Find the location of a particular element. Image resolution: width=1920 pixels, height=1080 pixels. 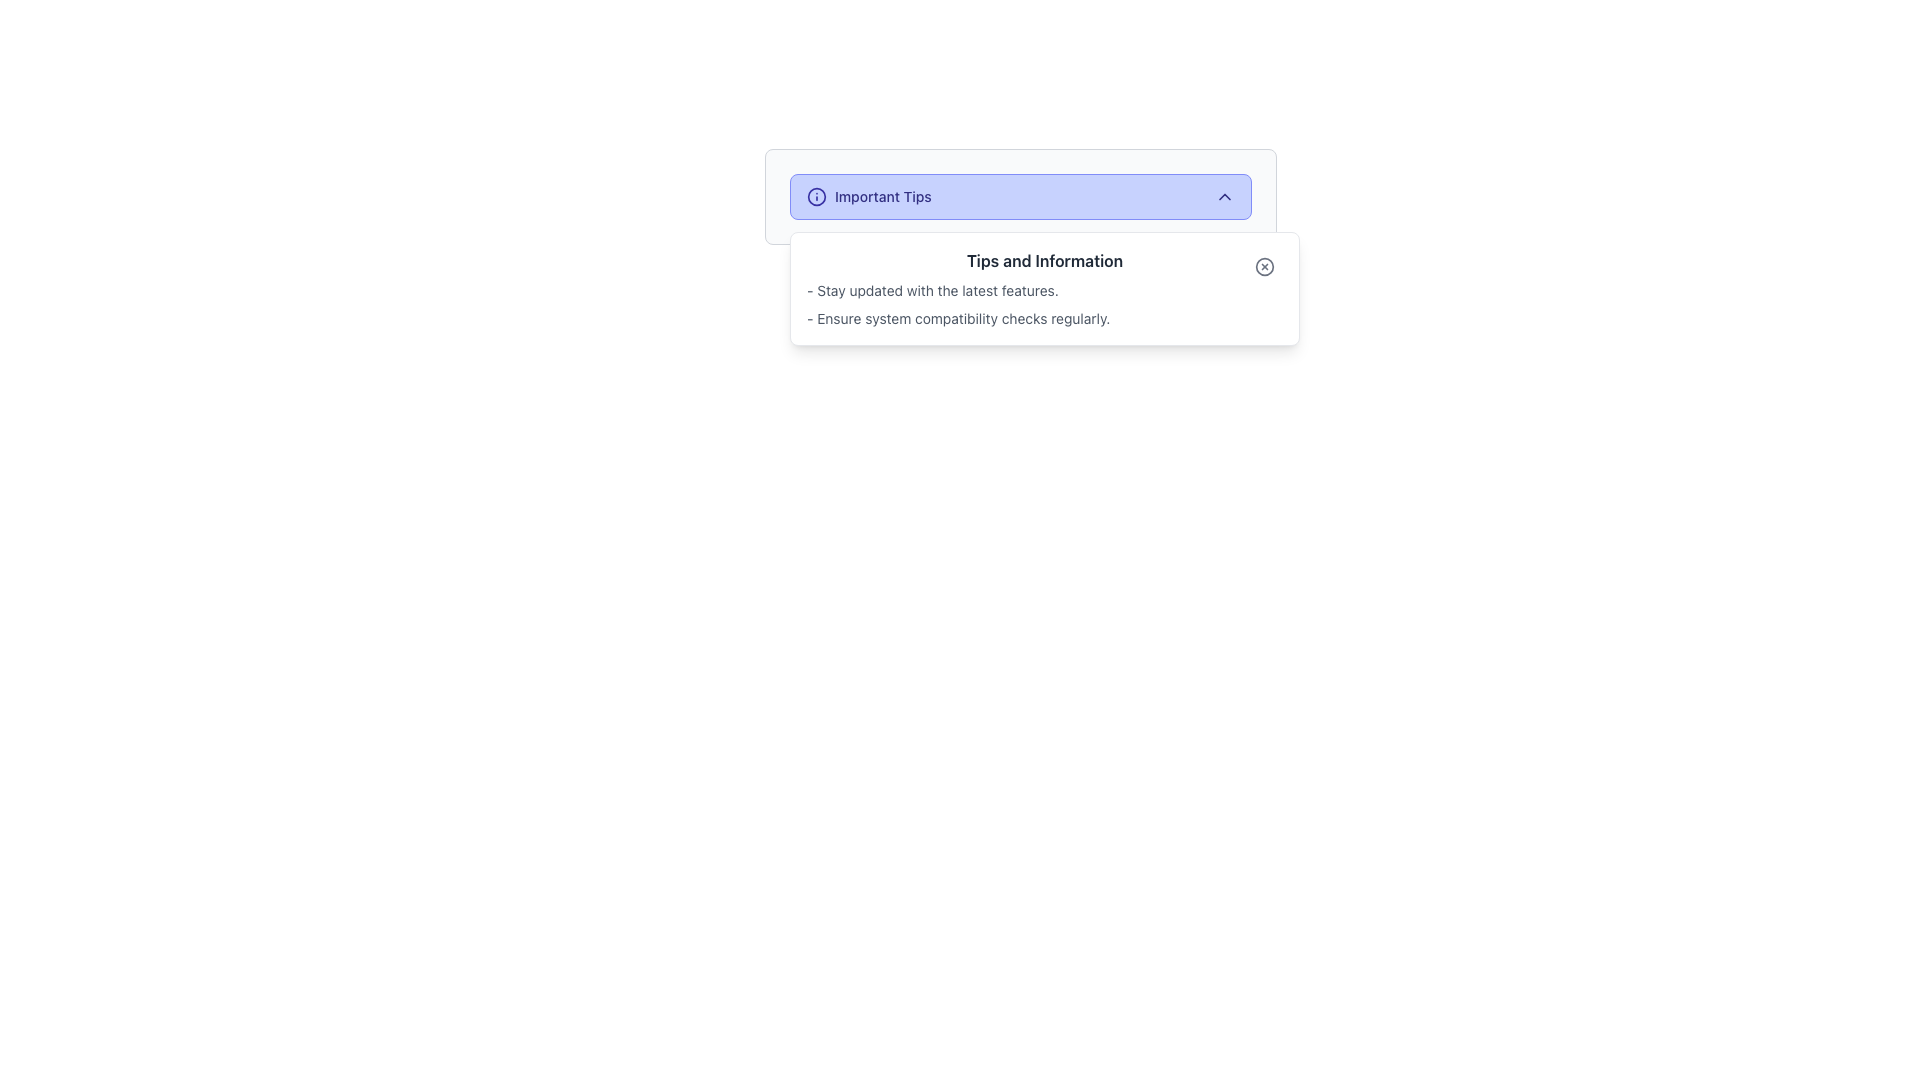

the Text label located near the top left of the dropdown box, which serves as a title for the dropdown content is located at coordinates (882, 196).